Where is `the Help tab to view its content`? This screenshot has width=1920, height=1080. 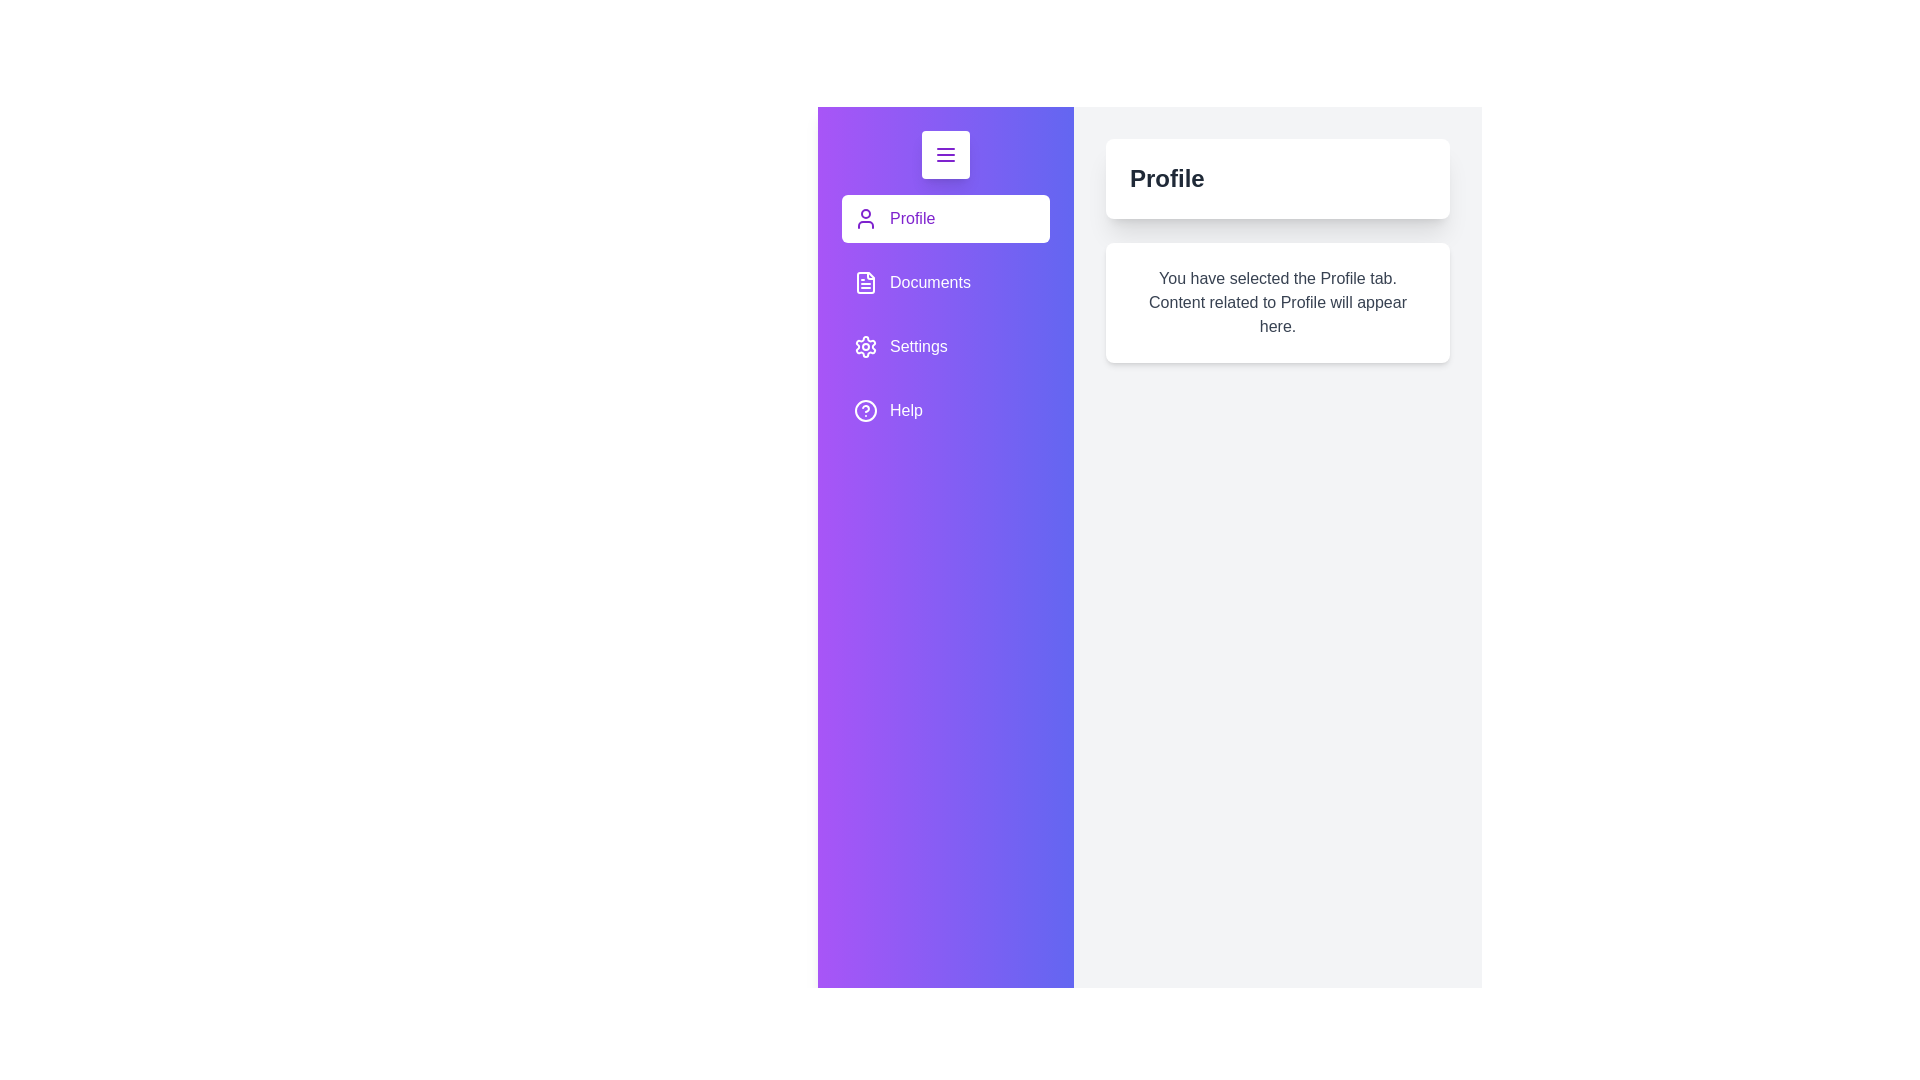
the Help tab to view its content is located at coordinates (944, 410).